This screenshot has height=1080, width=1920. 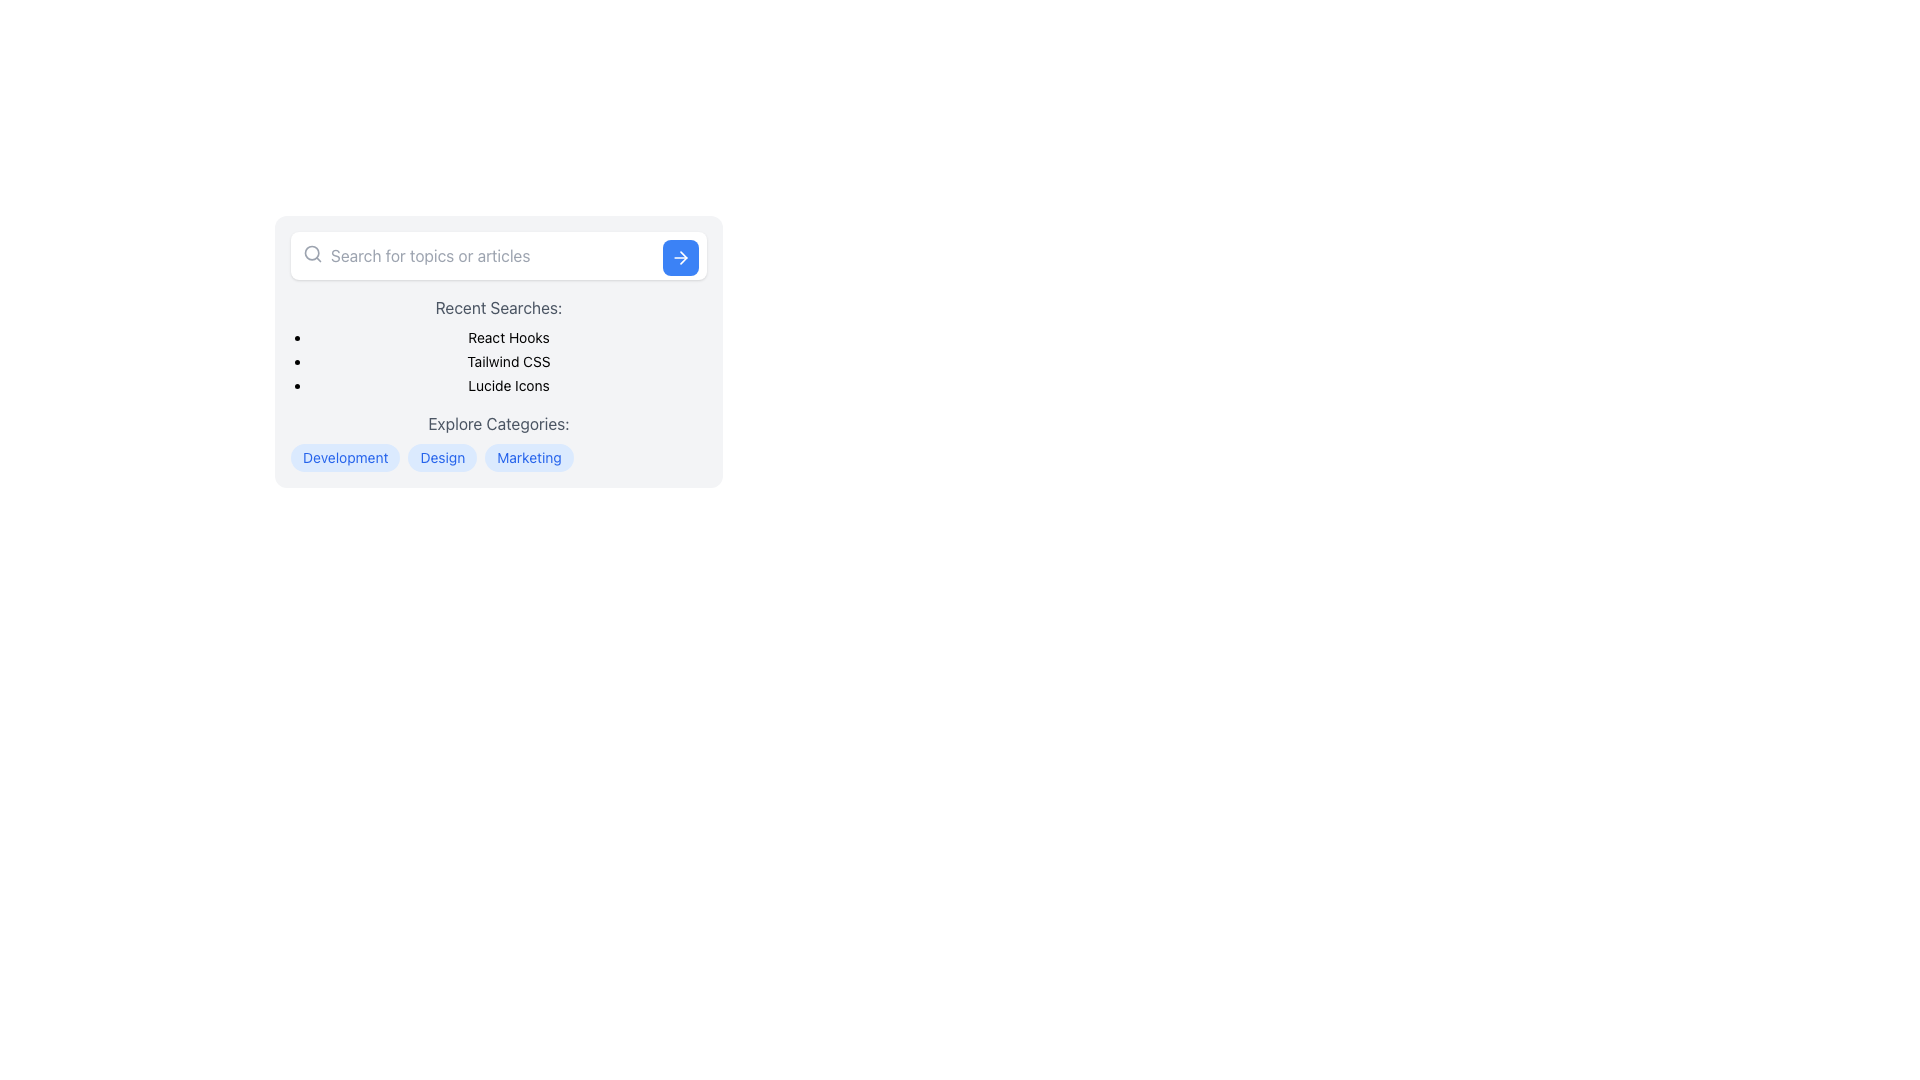 I want to click on the static informational list displaying recently searched topics, located below the search bar and above the 'Explore Categories' section, so click(x=499, y=345).